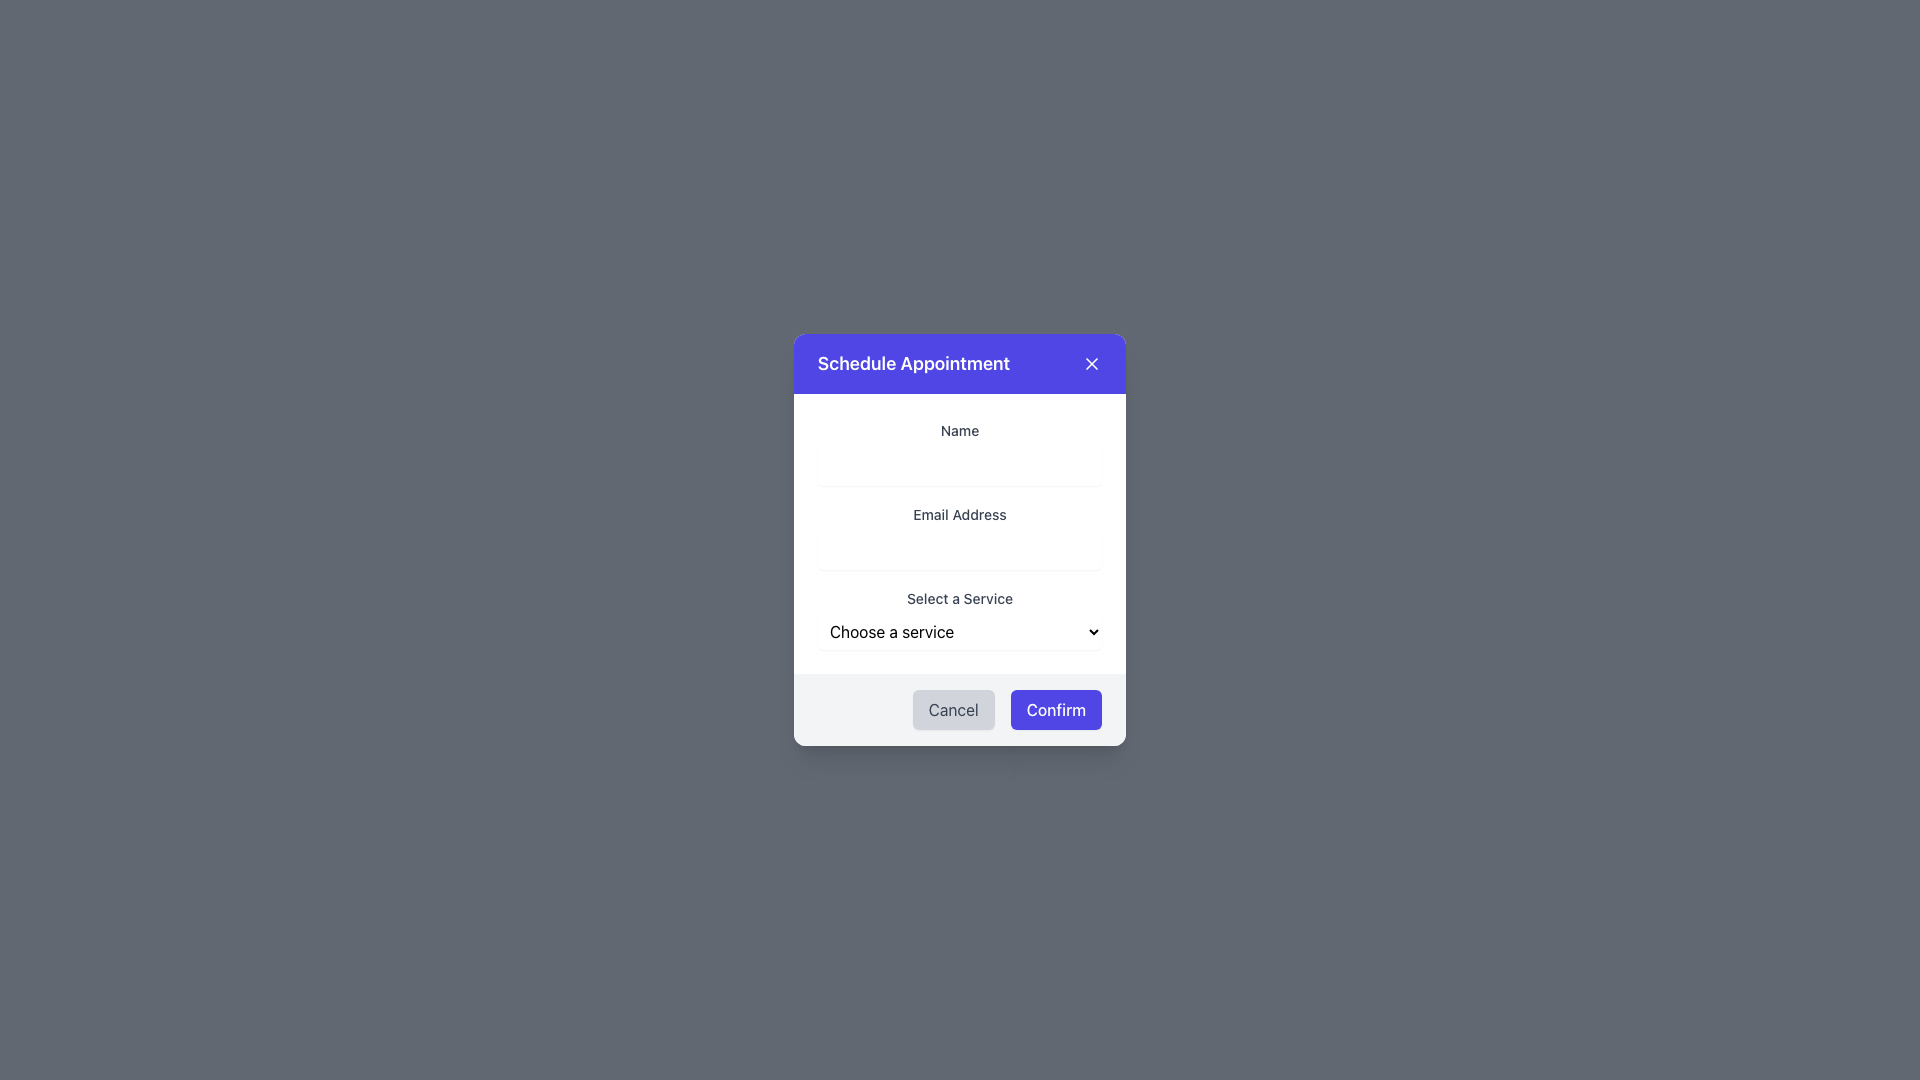 The height and width of the screenshot is (1080, 1920). I want to click on text 'Schedule Appointment' displayed in bold white font on a purple background, located at the top center of the modal dialog box, so click(913, 363).